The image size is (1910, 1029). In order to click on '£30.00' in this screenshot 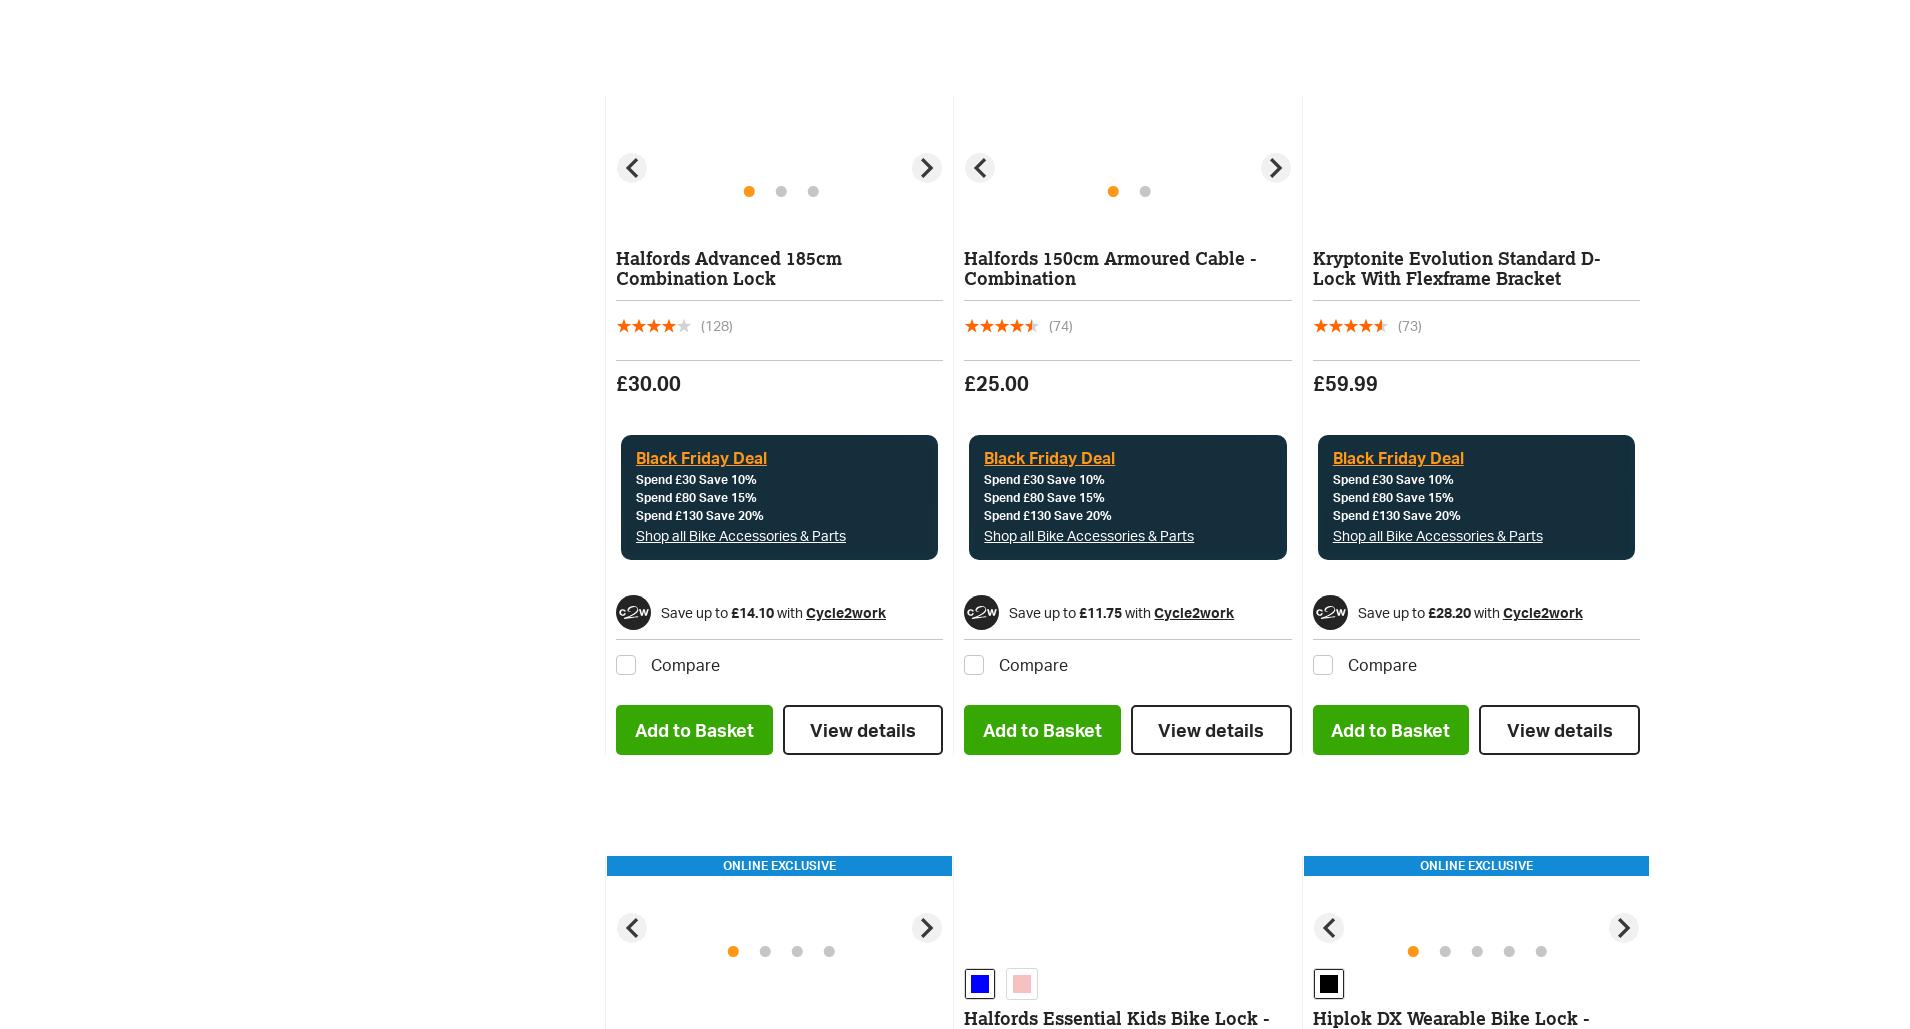, I will do `click(615, 382)`.